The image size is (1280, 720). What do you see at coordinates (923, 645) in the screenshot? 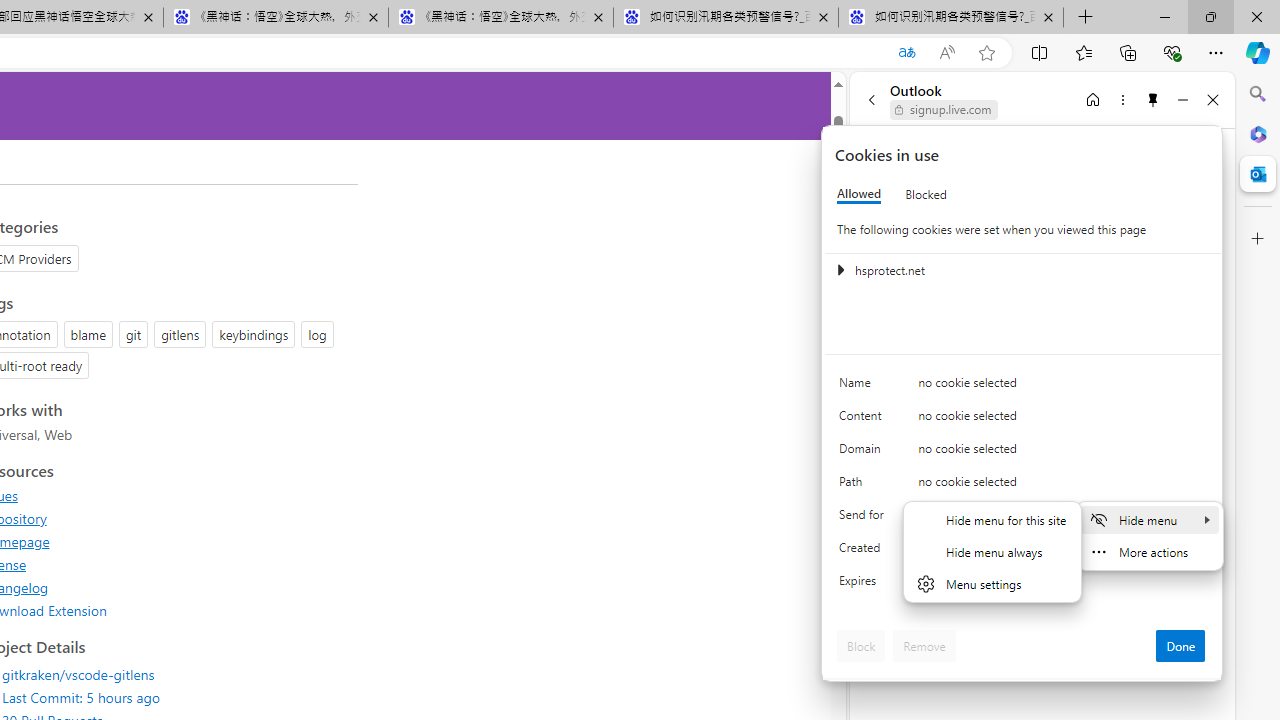
I see `'Remove'` at bounding box center [923, 645].